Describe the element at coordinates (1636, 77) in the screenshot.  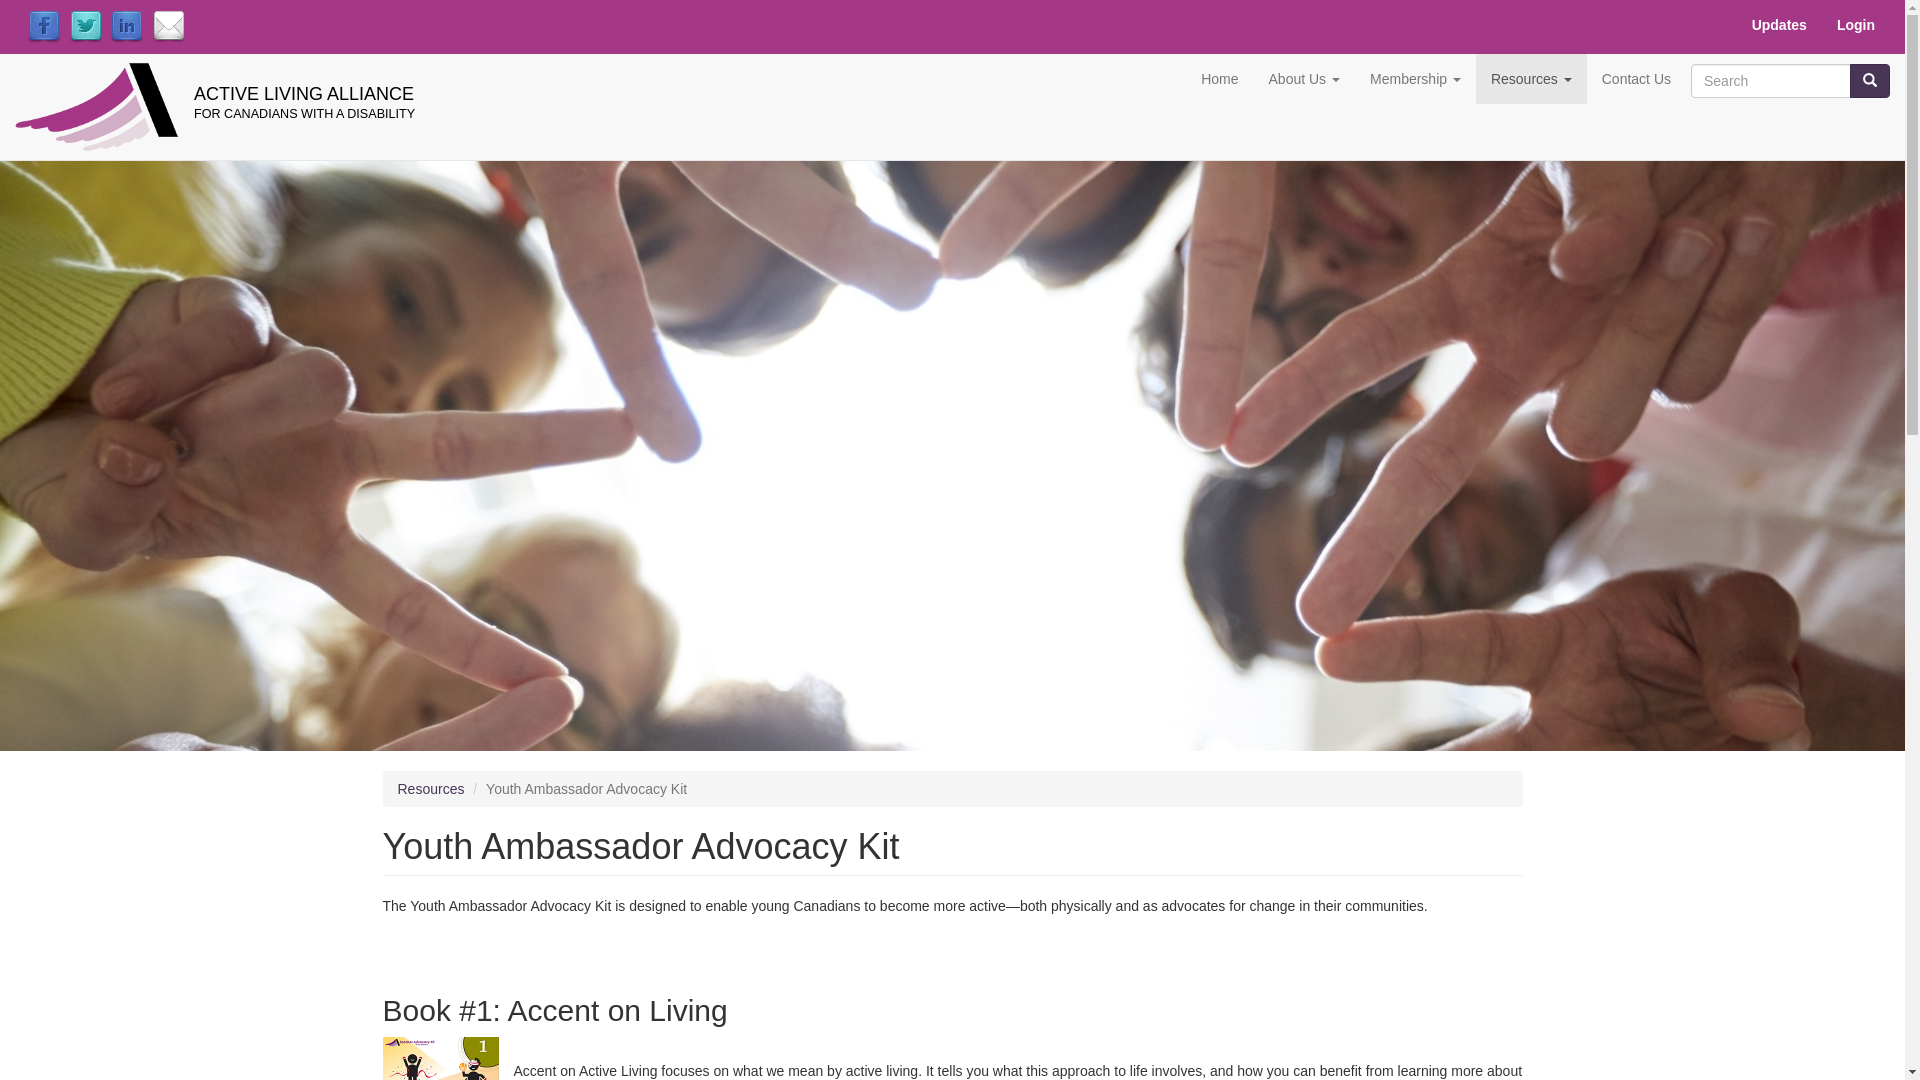
I see `'Contact Us'` at that location.